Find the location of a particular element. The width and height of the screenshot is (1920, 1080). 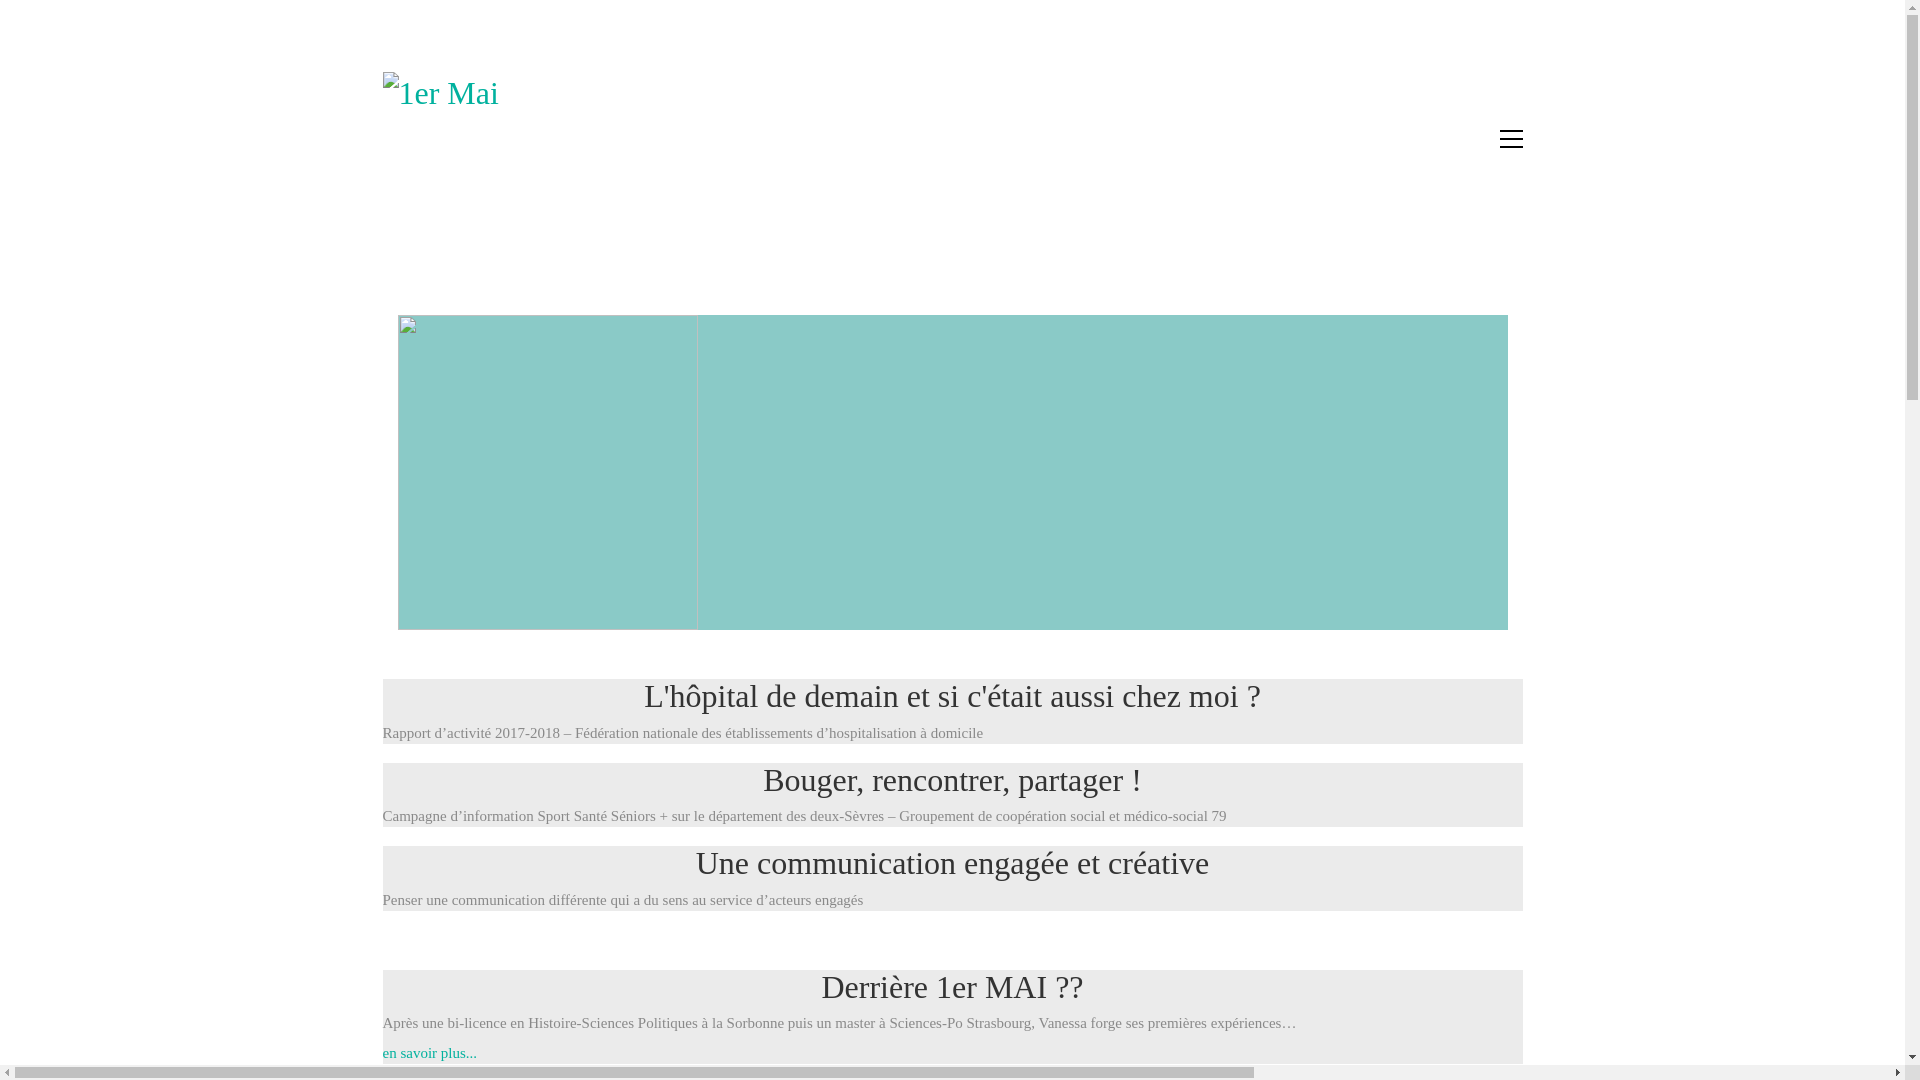

'en savoir plus...' is located at coordinates (428, 1052).